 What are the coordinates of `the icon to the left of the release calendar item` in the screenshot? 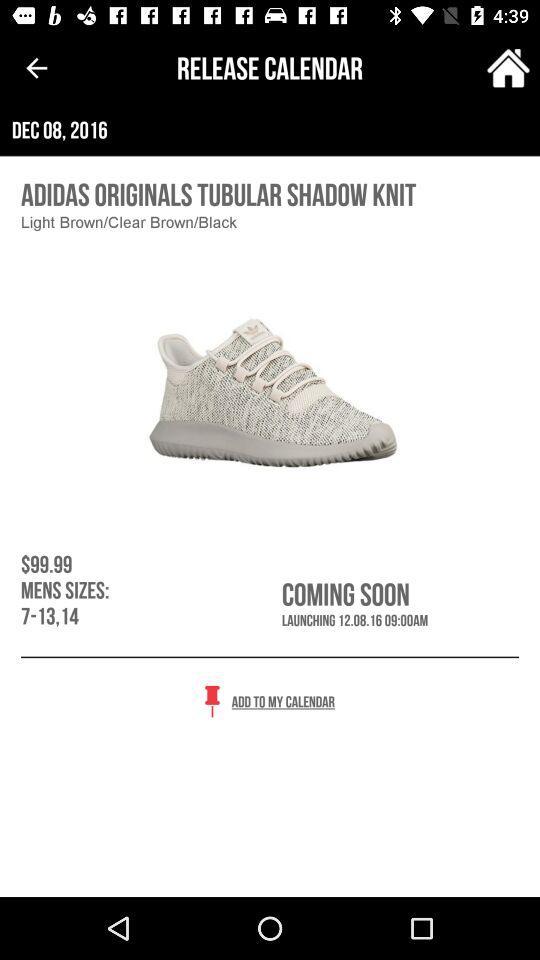 It's located at (36, 68).